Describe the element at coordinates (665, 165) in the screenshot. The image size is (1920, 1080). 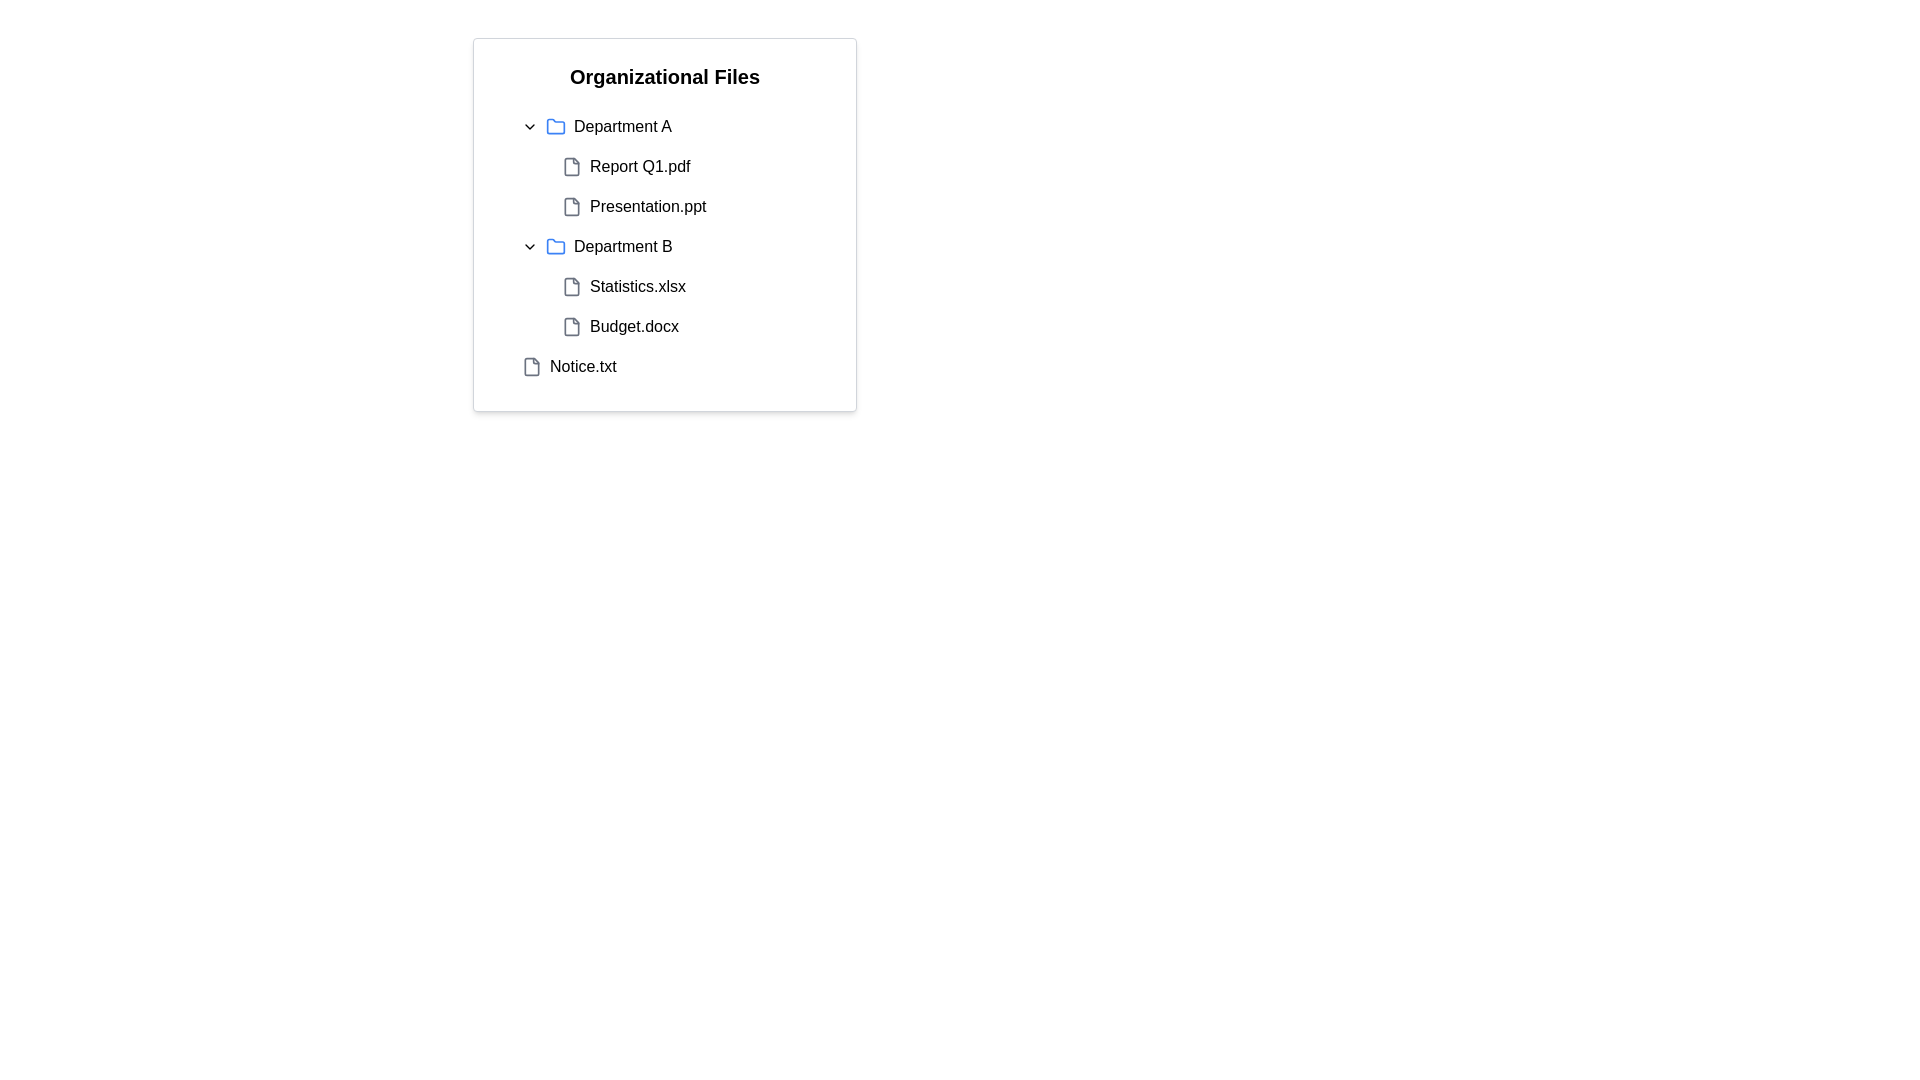
I see `the List item labeled 'Department AReport Q1.pdfPresentation.ppt' located under 'Organizational Files' in the hierarchical list` at that location.